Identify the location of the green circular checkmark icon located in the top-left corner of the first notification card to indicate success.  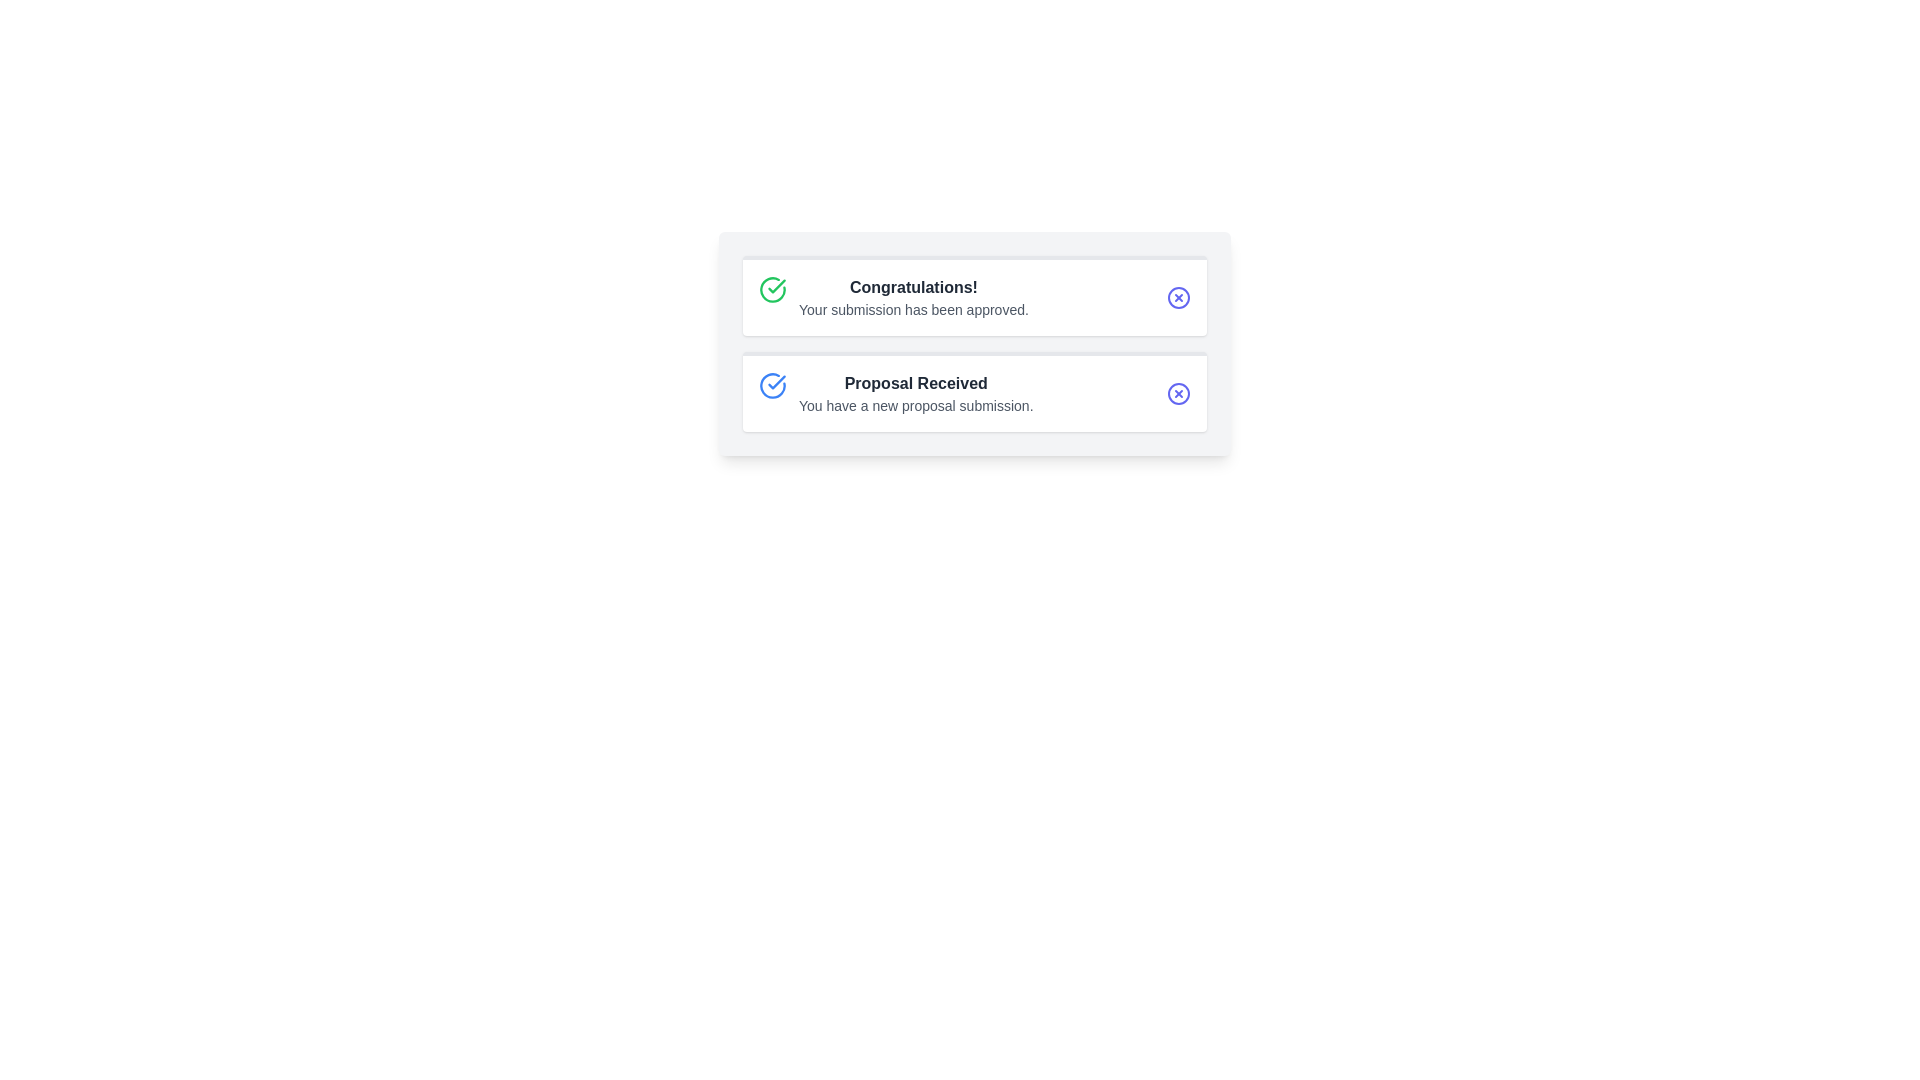
(776, 286).